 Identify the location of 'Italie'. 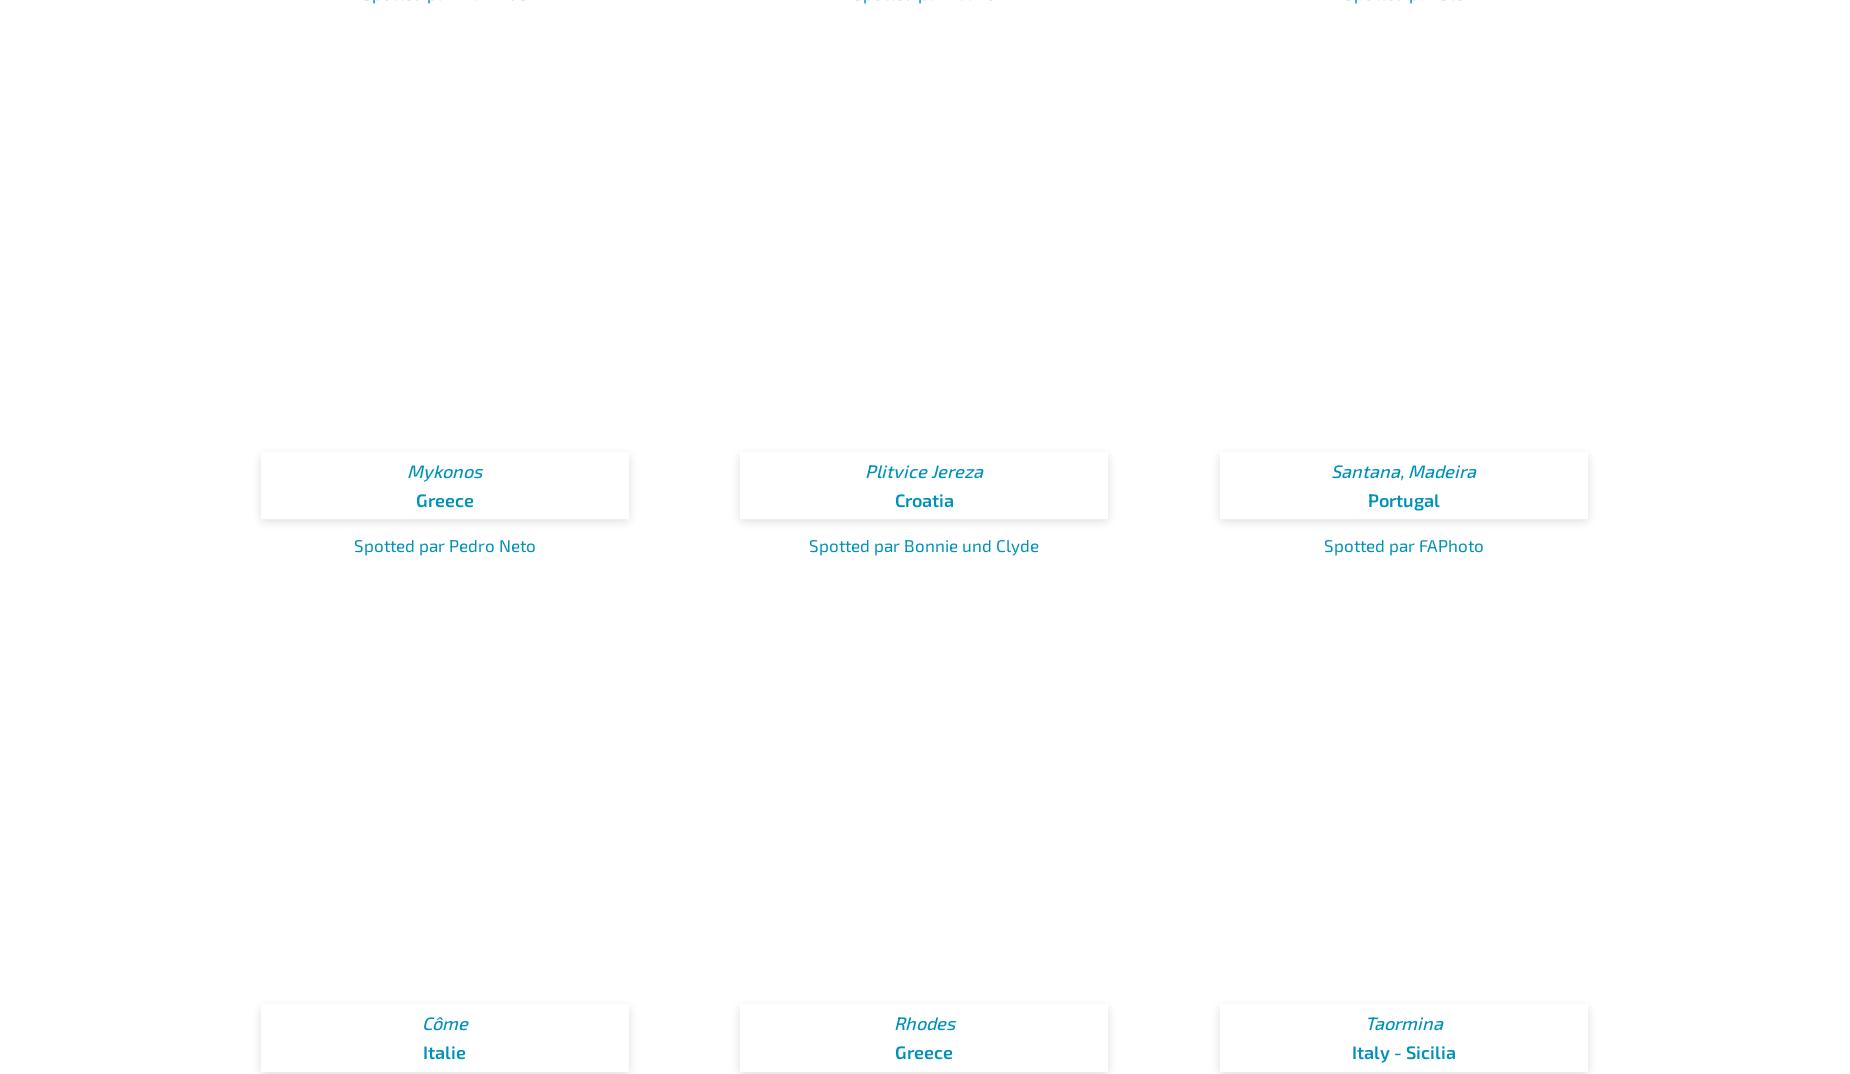
(443, 1051).